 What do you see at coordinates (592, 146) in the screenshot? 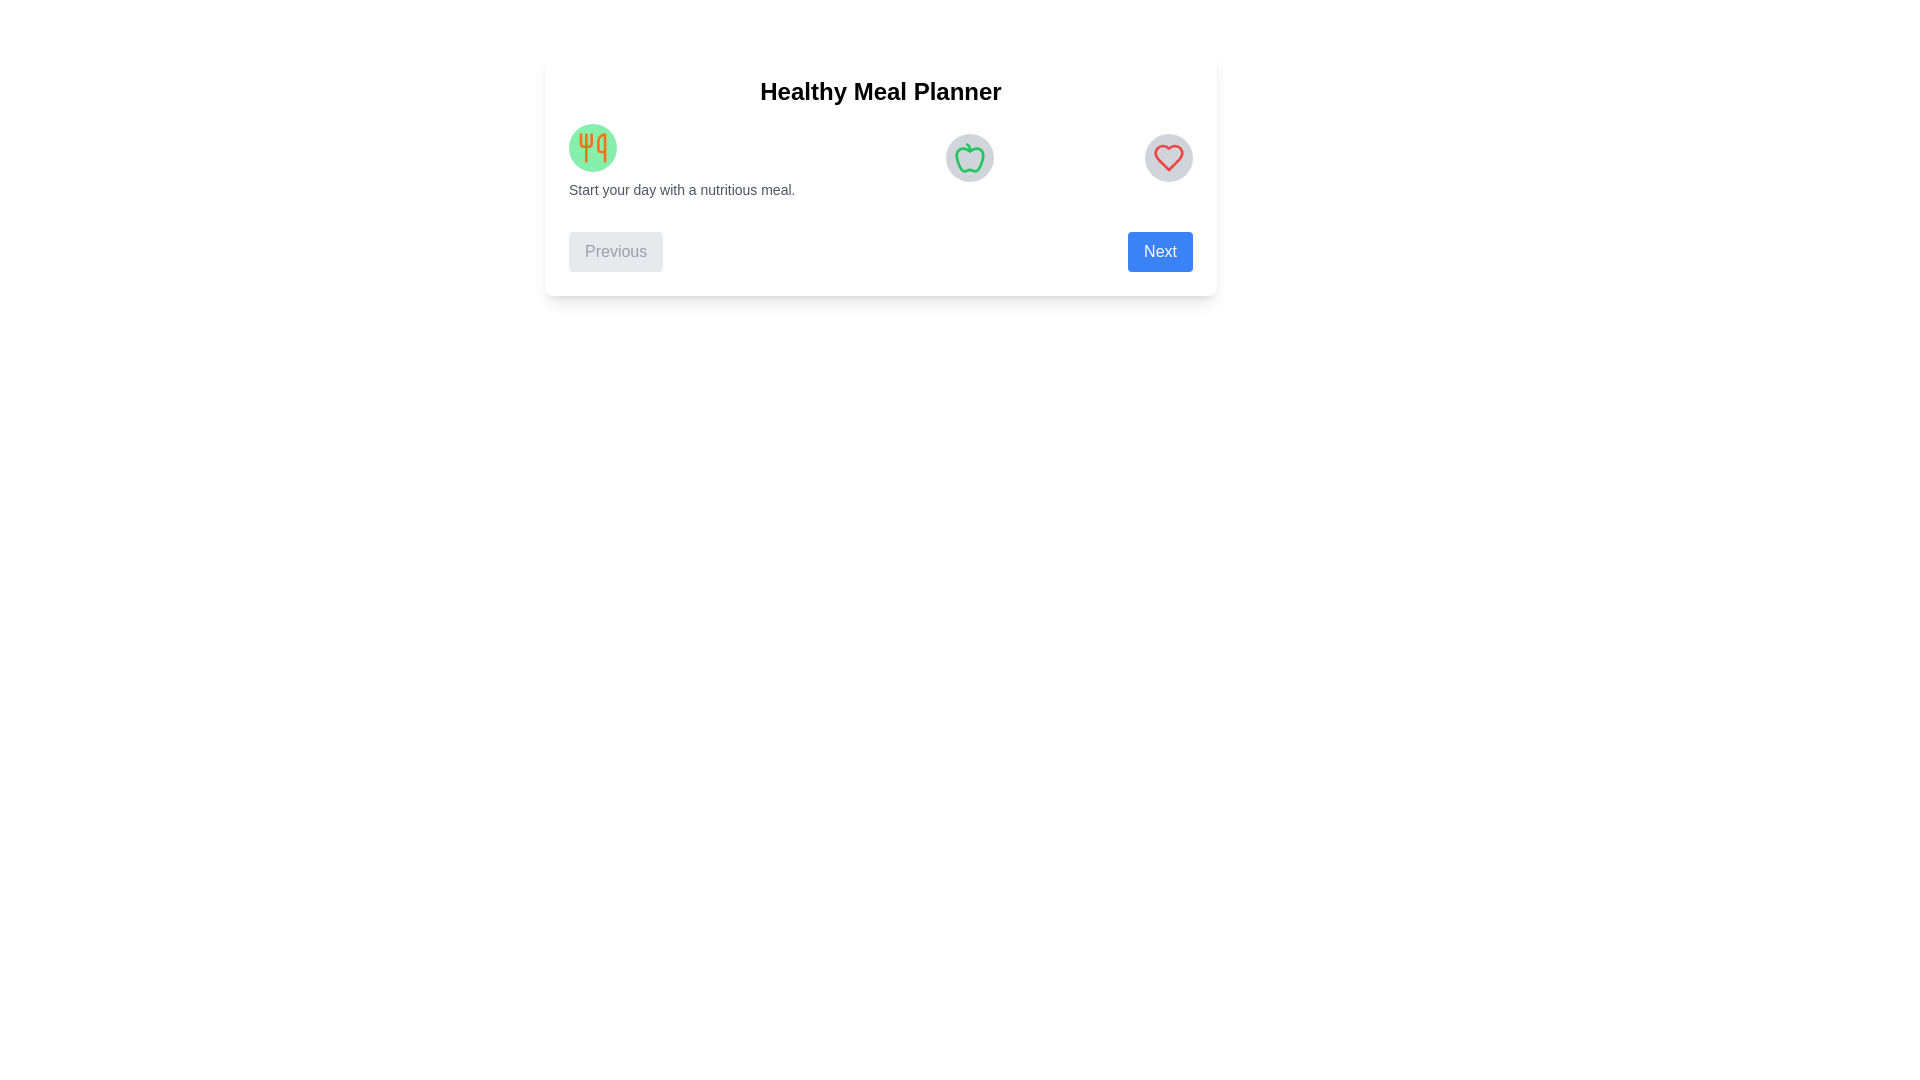
I see `the icon representing the Breakfast step to view its details` at bounding box center [592, 146].